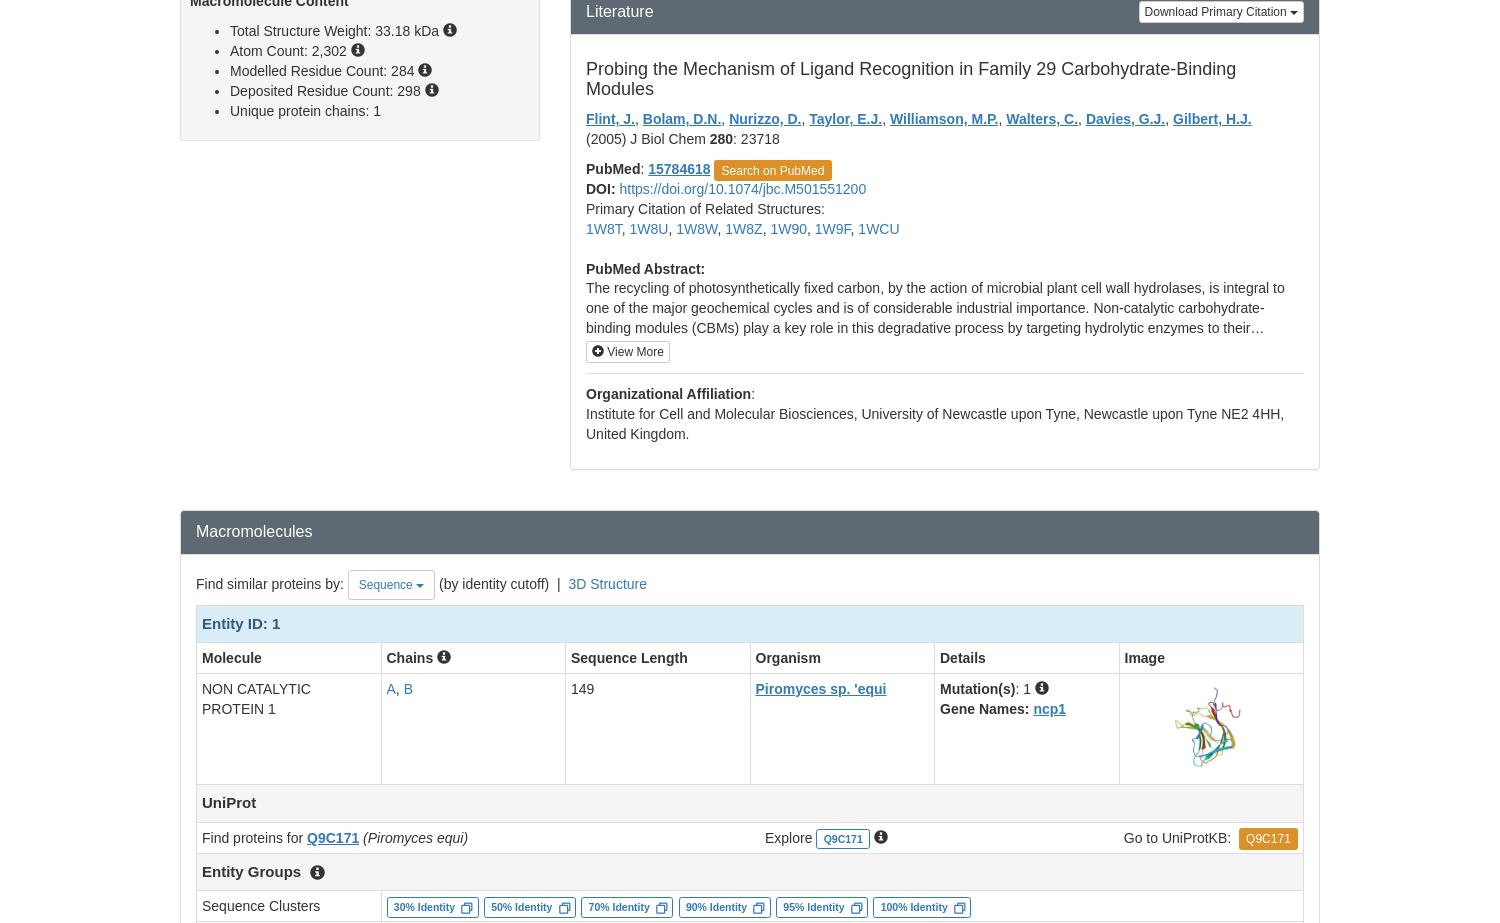  Describe the element at coordinates (668, 394) in the screenshot. I see `'Organizational Affiliation'` at that location.